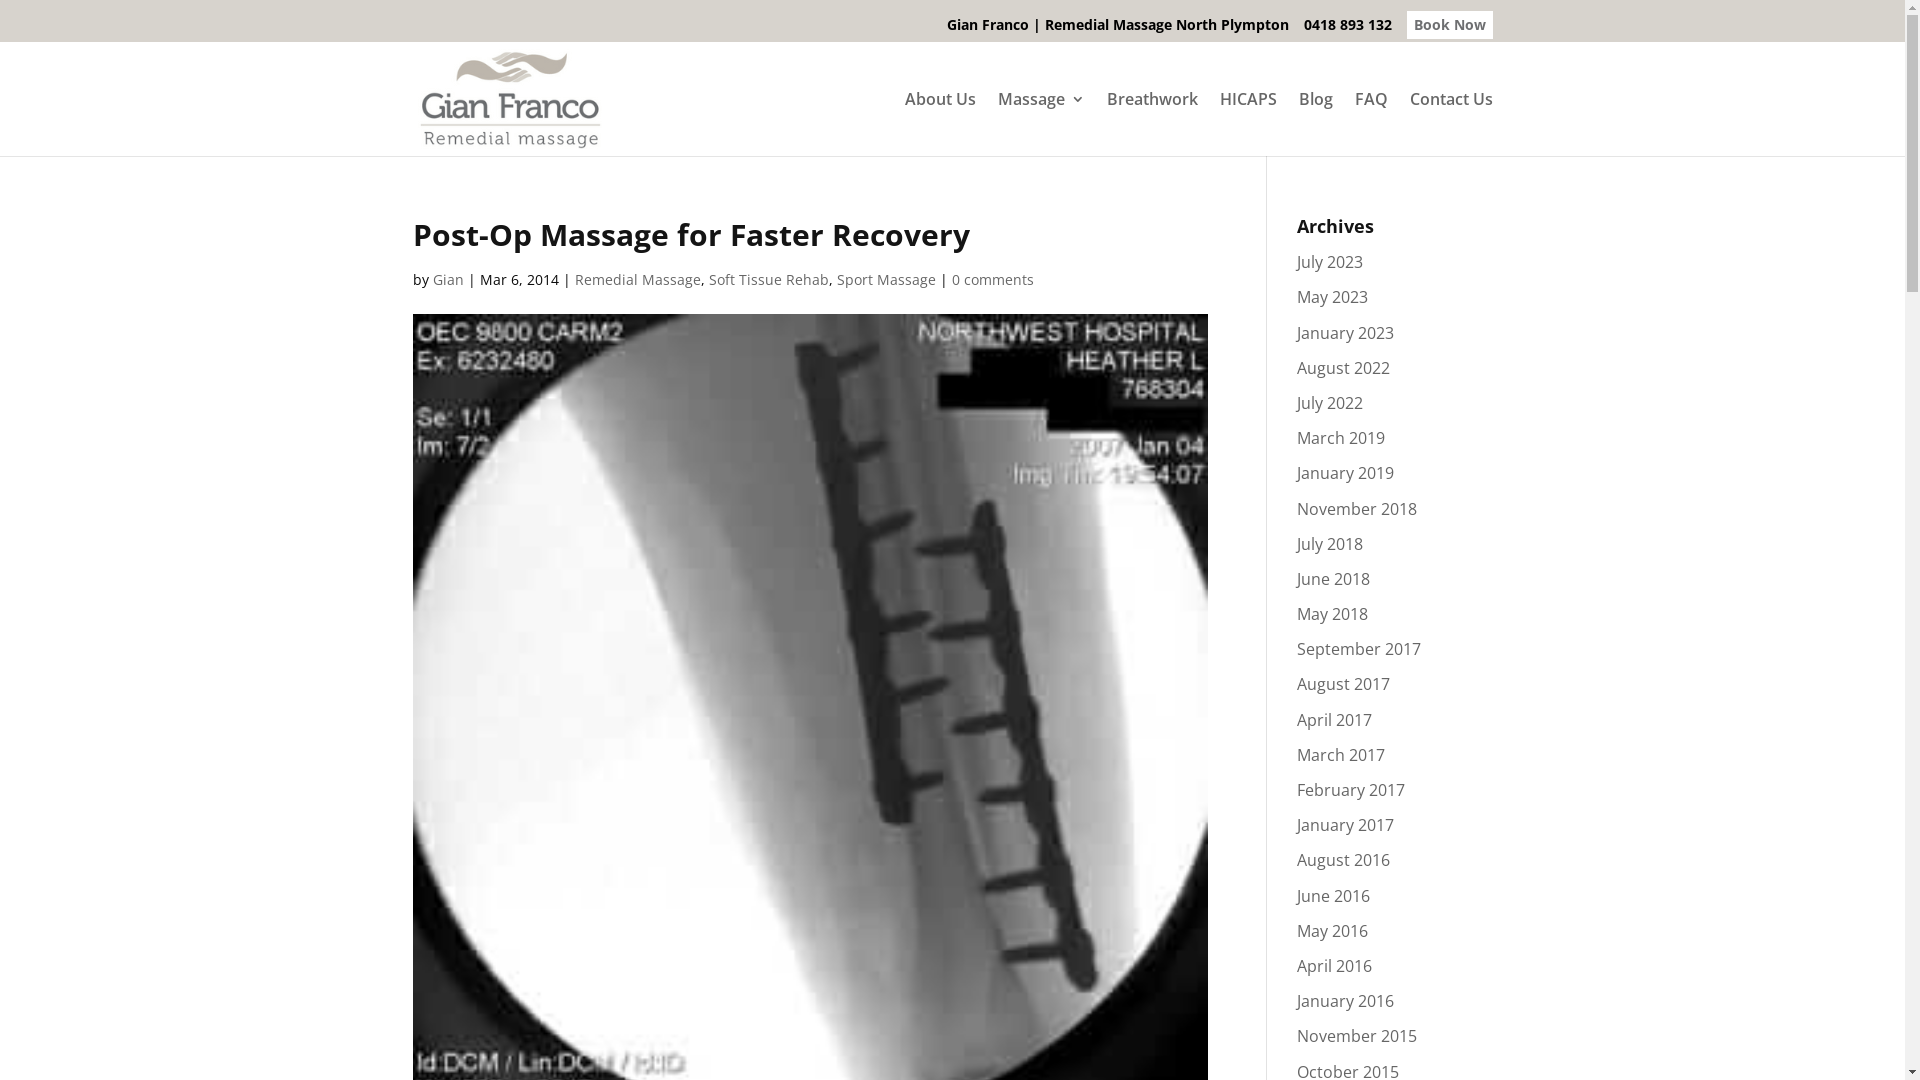 This screenshot has width=1920, height=1080. What do you see at coordinates (993, 279) in the screenshot?
I see `'0 comments'` at bounding box center [993, 279].